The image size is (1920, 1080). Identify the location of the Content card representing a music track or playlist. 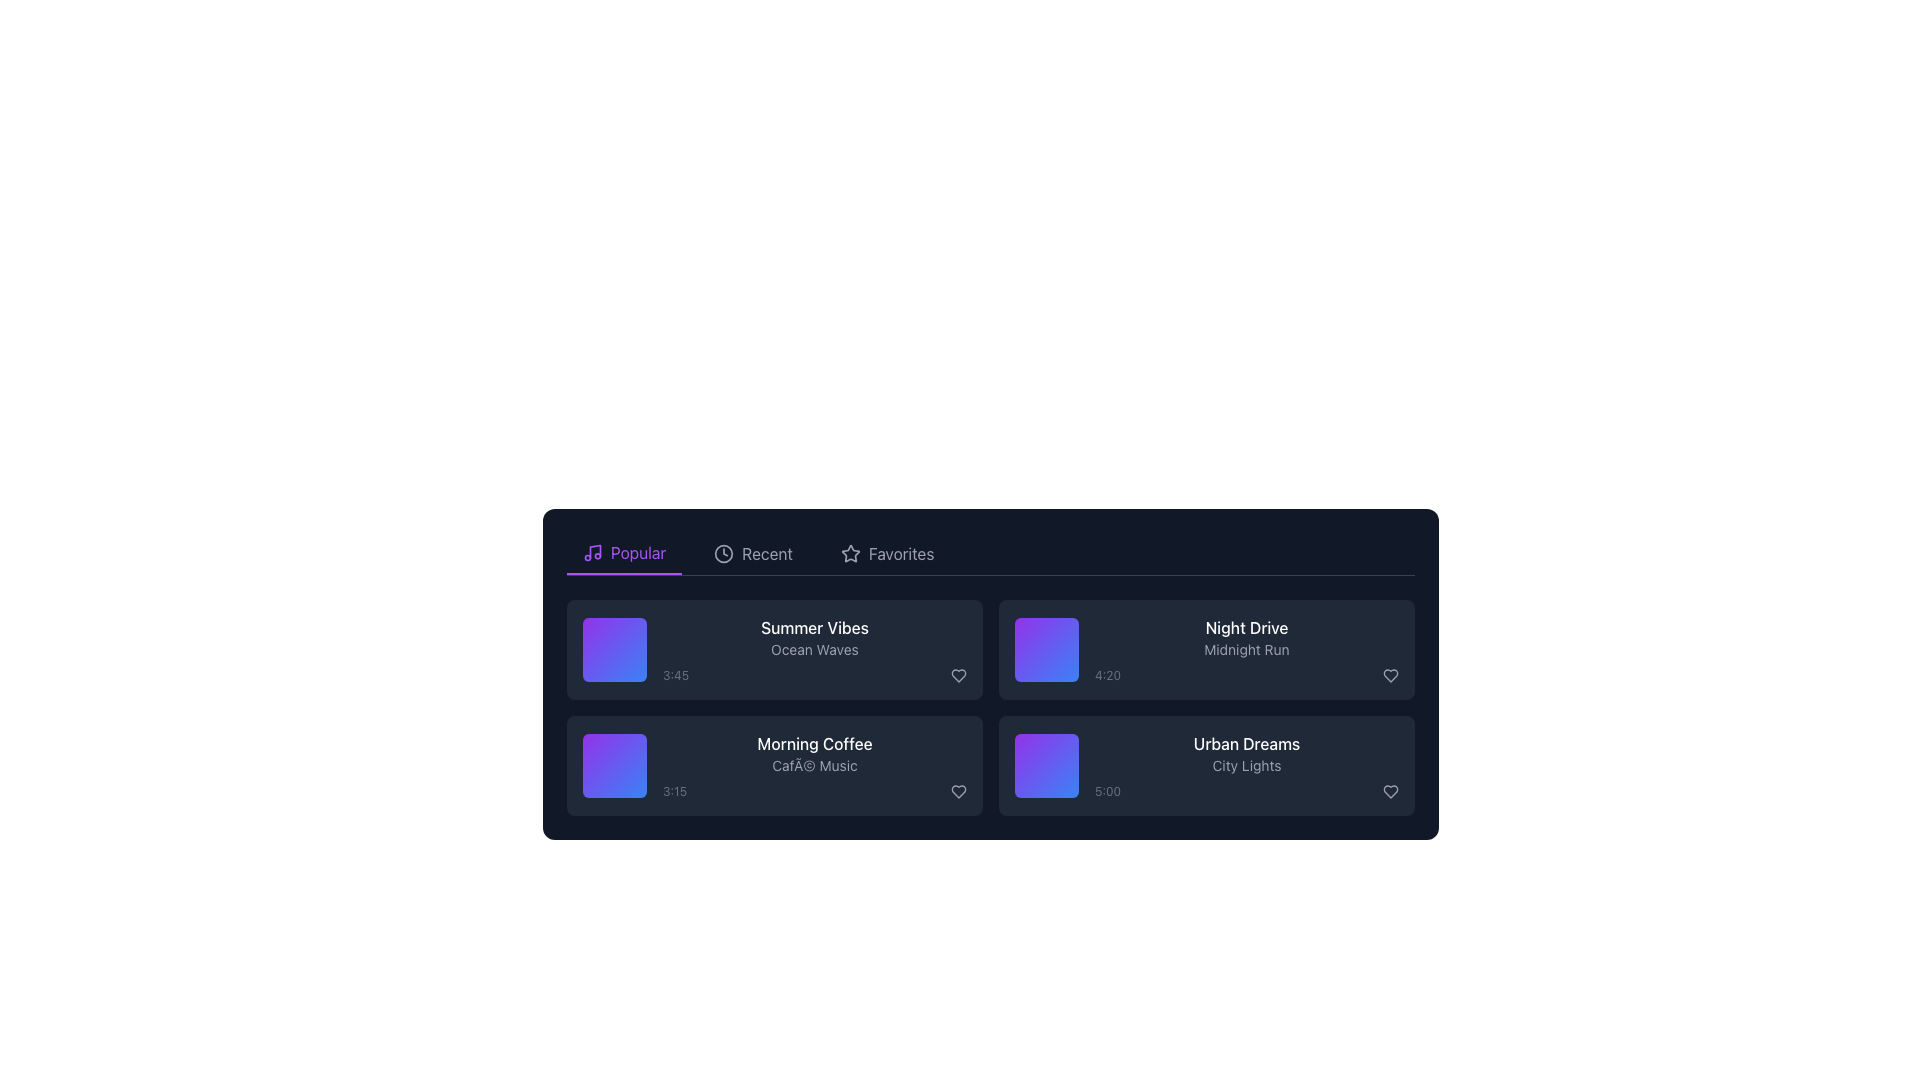
(773, 765).